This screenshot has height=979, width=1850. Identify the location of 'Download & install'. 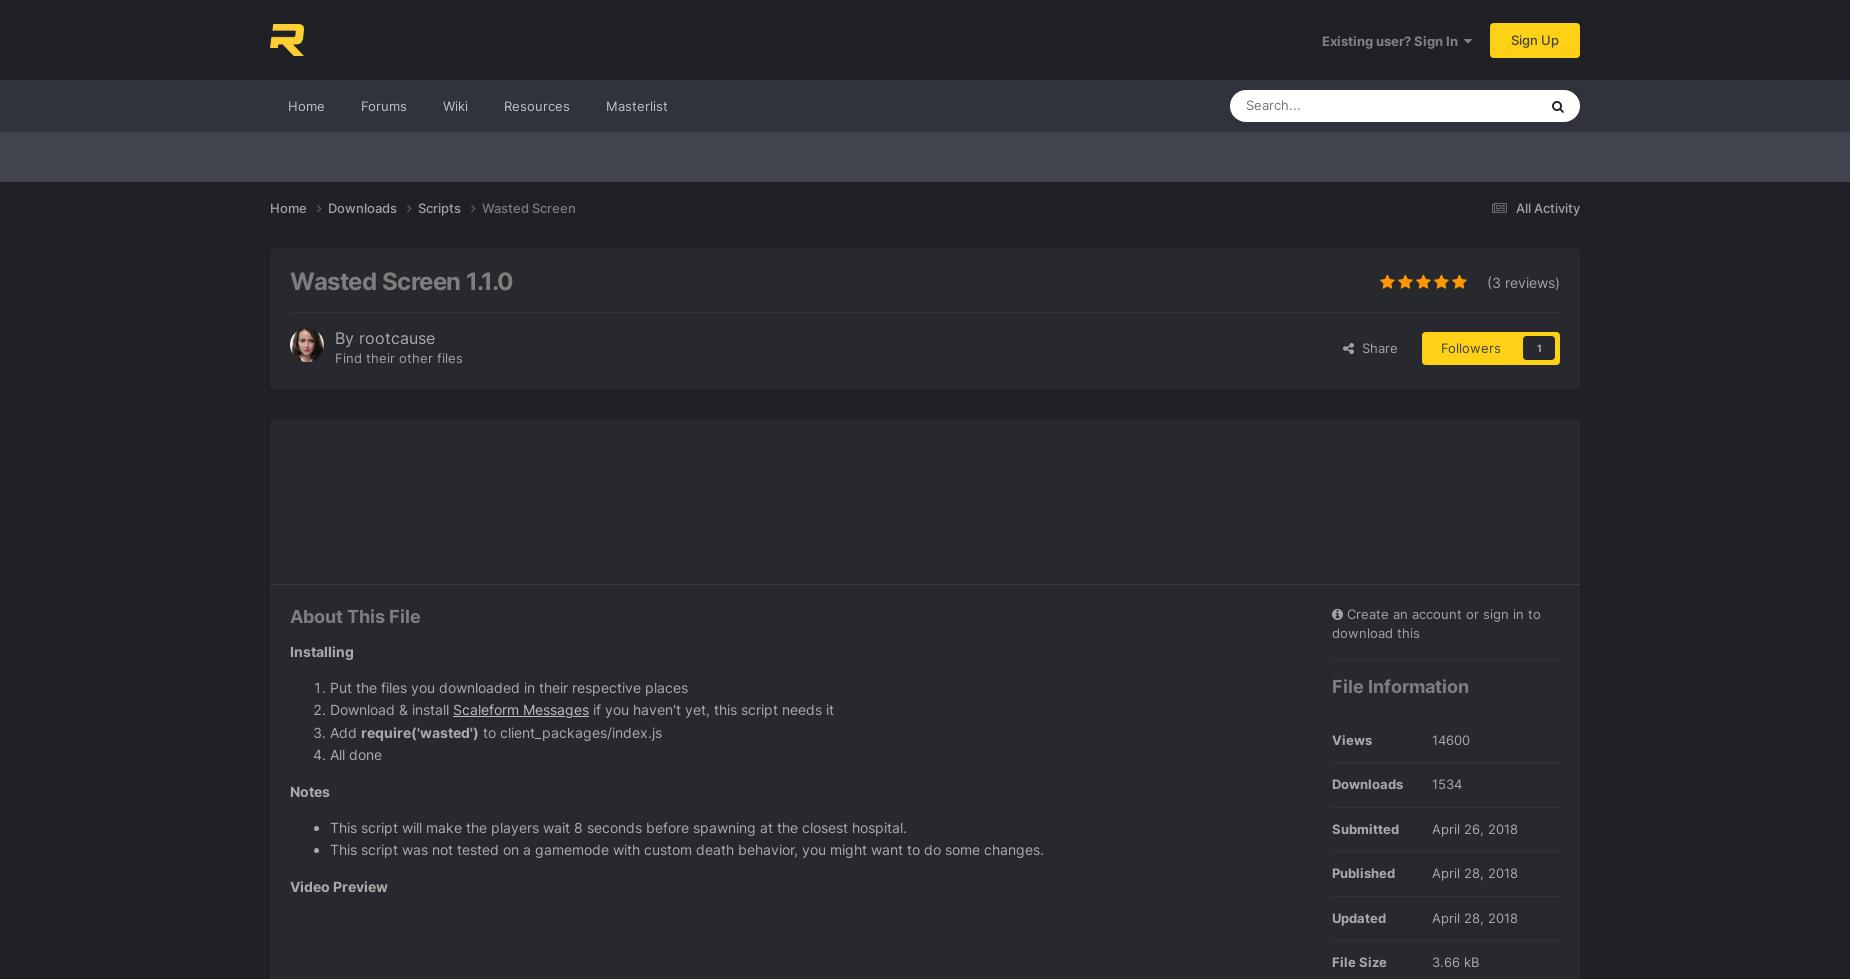
(390, 708).